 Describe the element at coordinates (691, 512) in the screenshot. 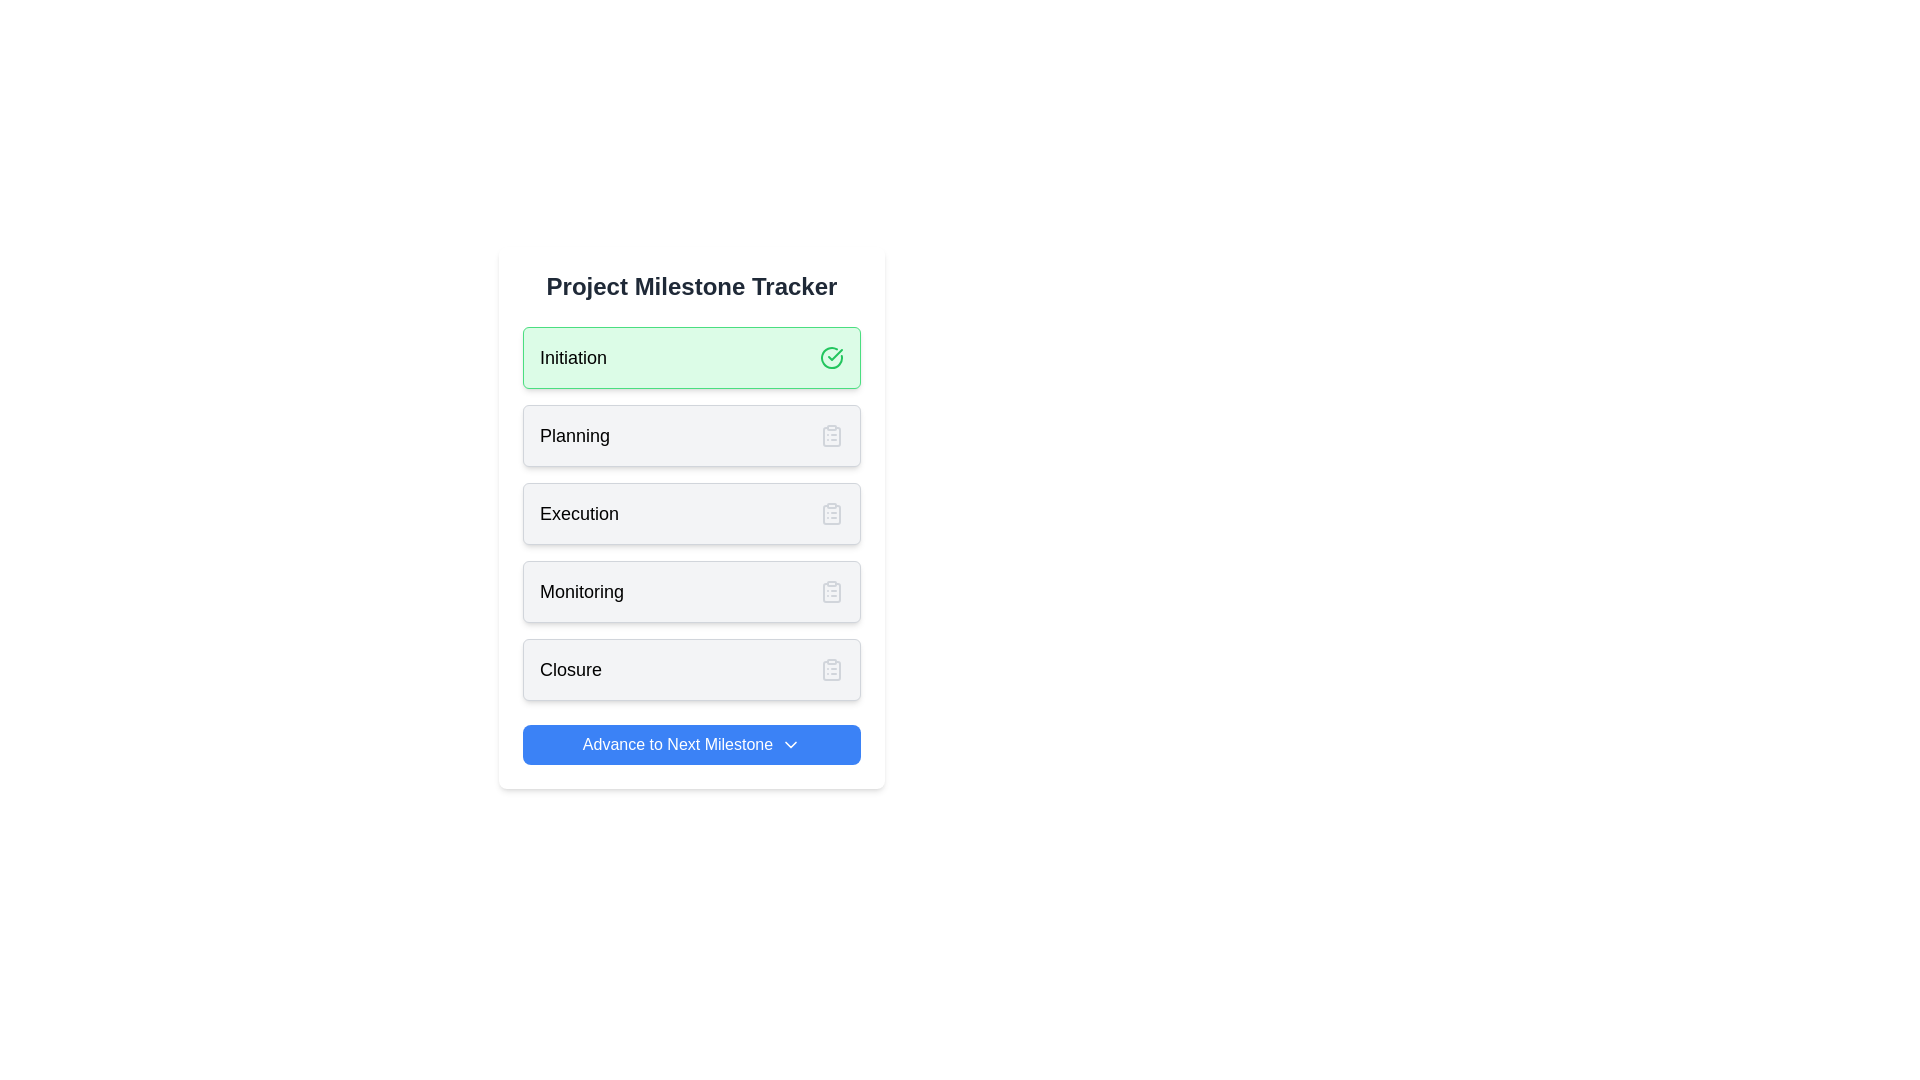

I see `the milestone 'Execution'` at that location.